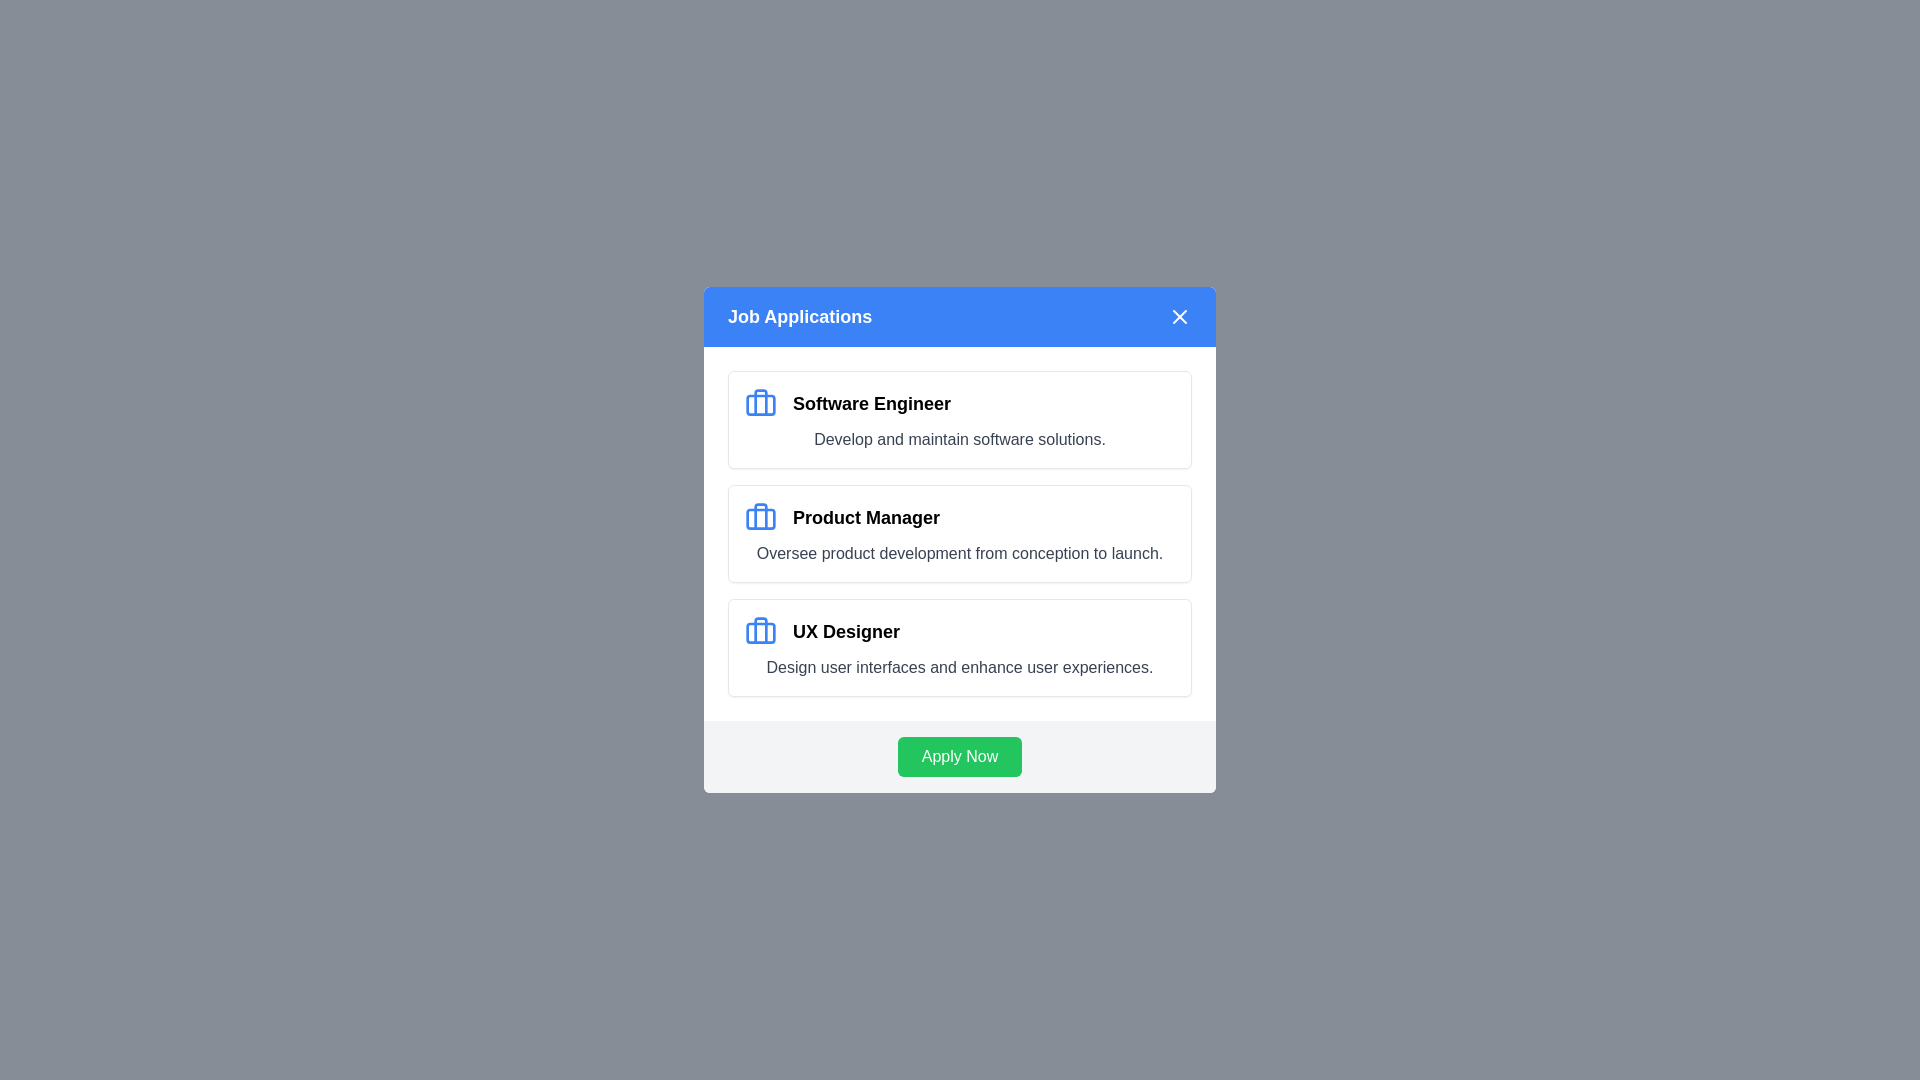 This screenshot has width=1920, height=1080. Describe the element at coordinates (960, 648) in the screenshot. I see `the third job position card in the 'Job Applications' dialog box` at that location.